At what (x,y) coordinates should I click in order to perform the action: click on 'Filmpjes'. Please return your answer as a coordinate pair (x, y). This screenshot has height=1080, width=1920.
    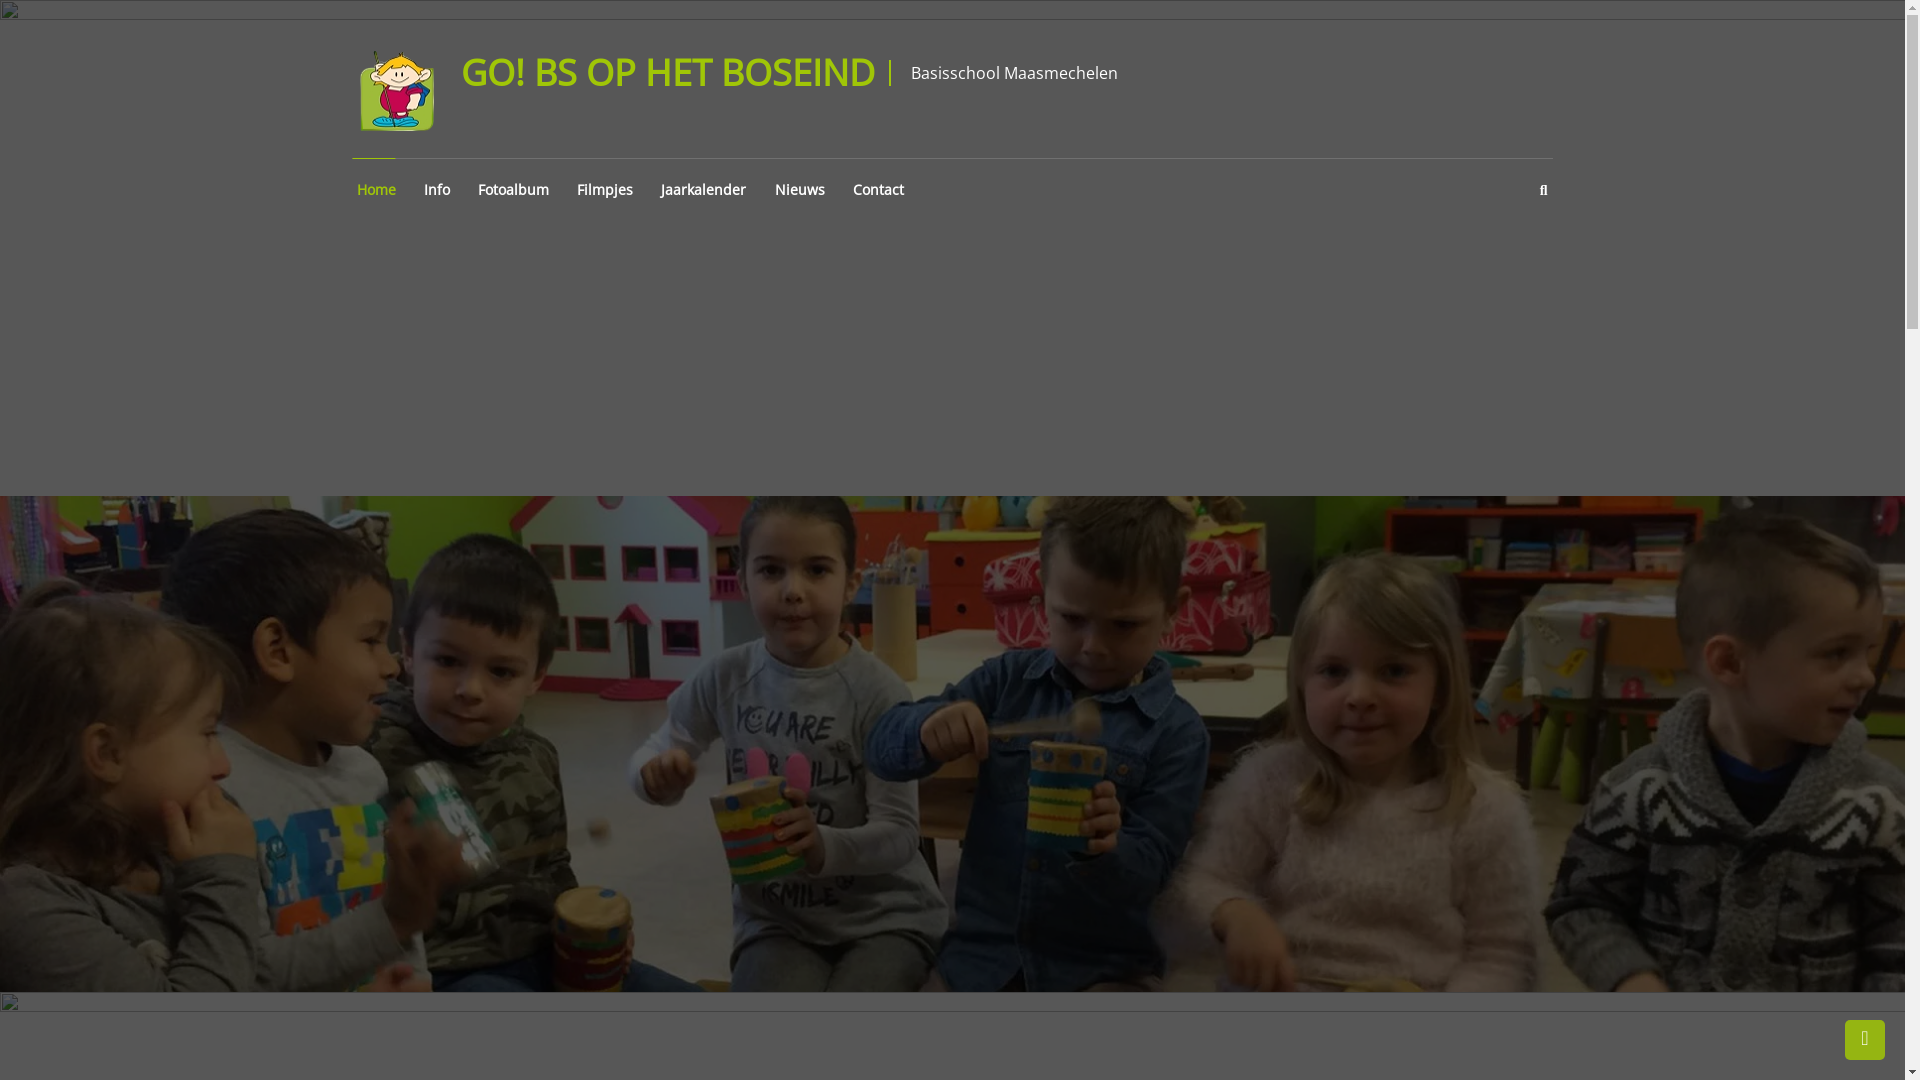
    Looking at the image, I should click on (571, 189).